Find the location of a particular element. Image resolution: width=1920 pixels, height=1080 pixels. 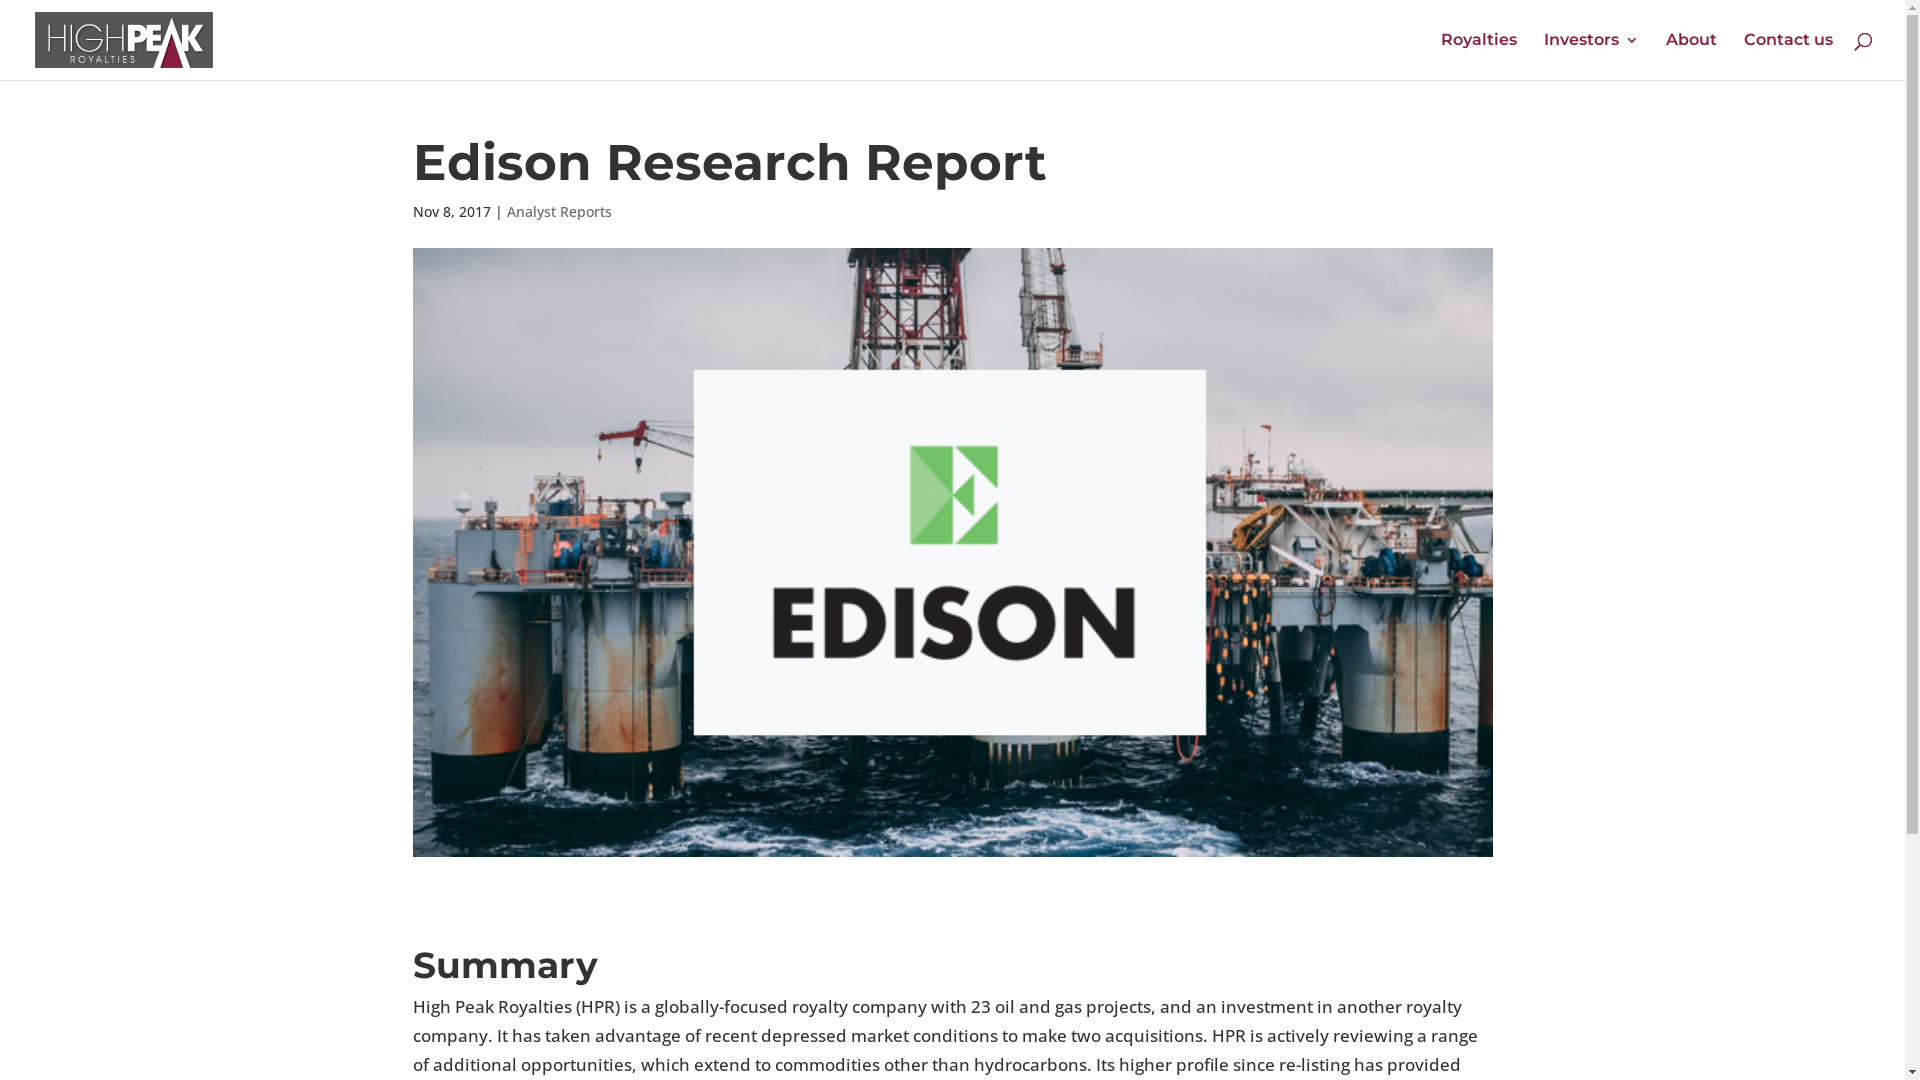

'About' is located at coordinates (1690, 55).